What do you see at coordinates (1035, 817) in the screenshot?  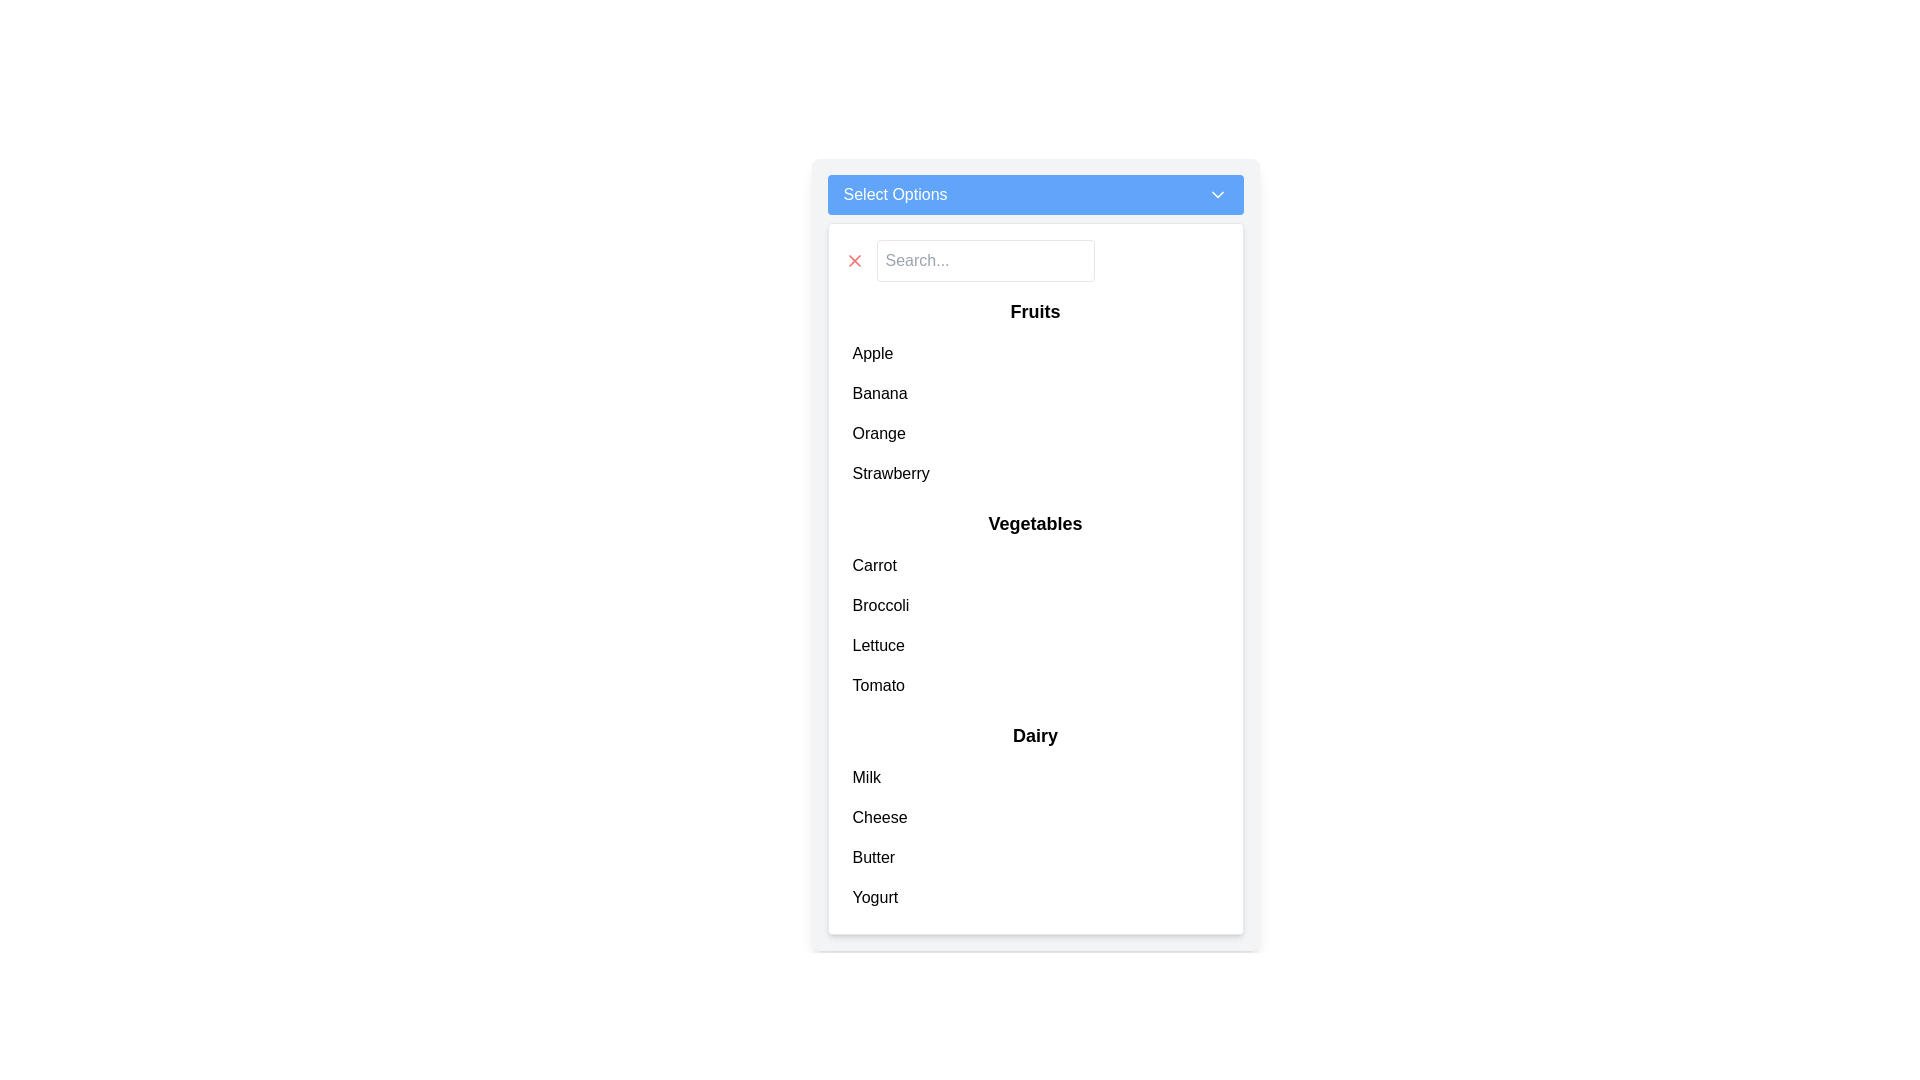 I see `the list item labeled 'Cheese'` at bounding box center [1035, 817].